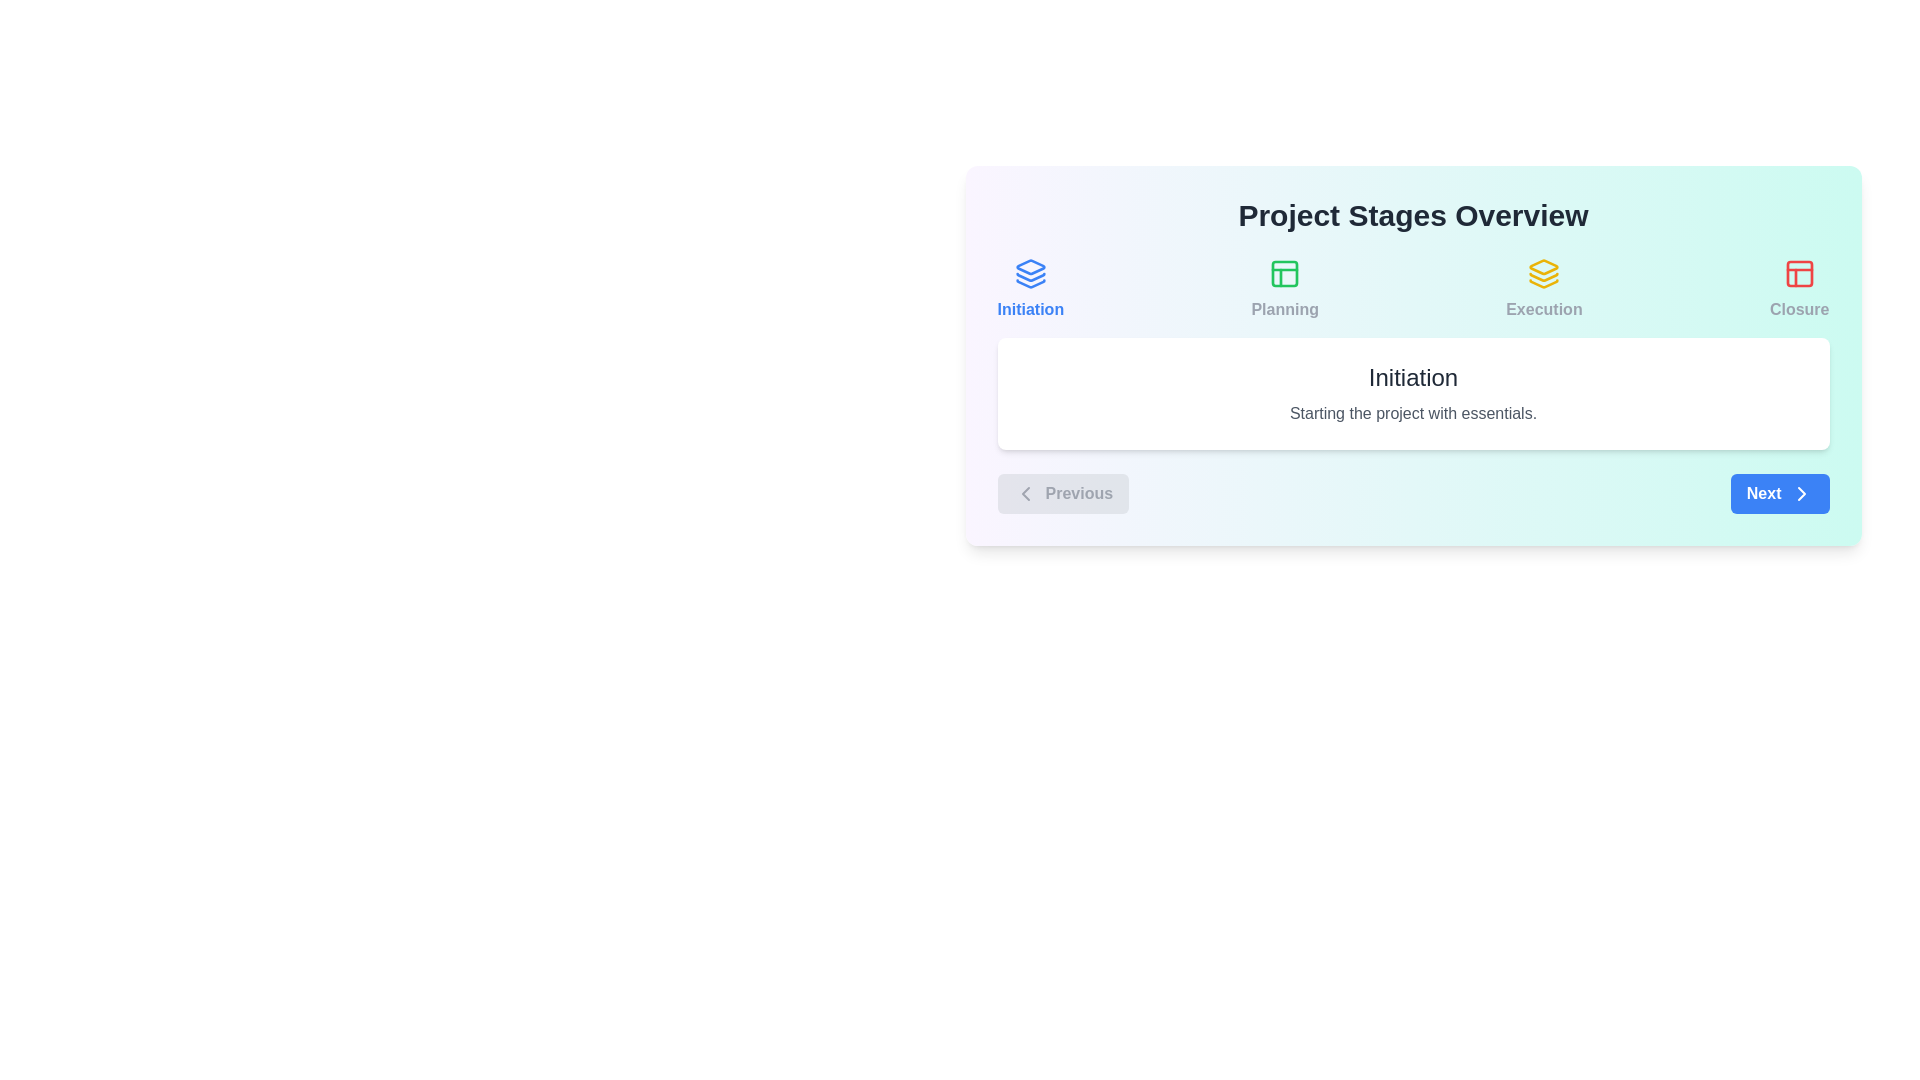 The image size is (1920, 1080). Describe the element at coordinates (1030, 309) in the screenshot. I see `text label displaying 'Initiation' in blue color, which is positioned beneath the blue icon representing layered structures in the 'Project Stages Overview' section` at that location.